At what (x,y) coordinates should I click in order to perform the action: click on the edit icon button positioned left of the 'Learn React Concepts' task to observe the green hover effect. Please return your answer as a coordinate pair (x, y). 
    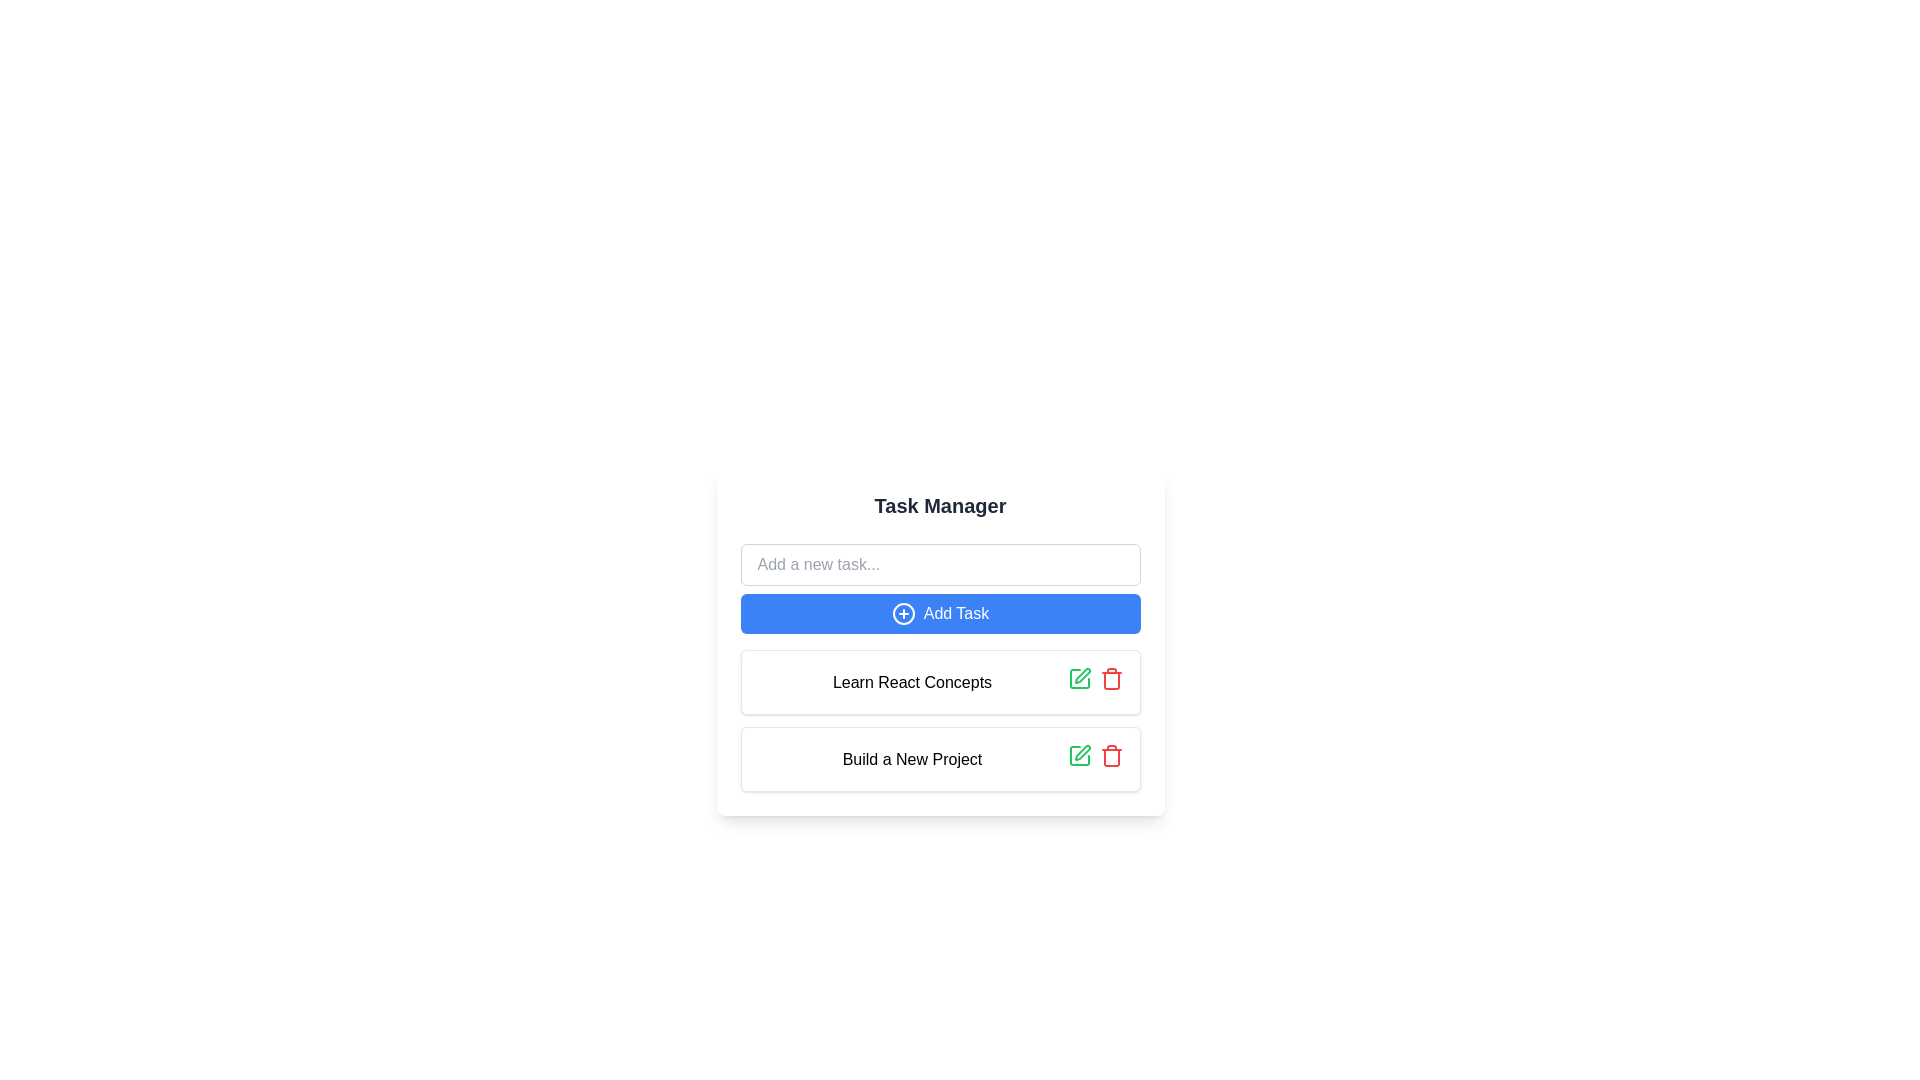
    Looking at the image, I should click on (1078, 677).